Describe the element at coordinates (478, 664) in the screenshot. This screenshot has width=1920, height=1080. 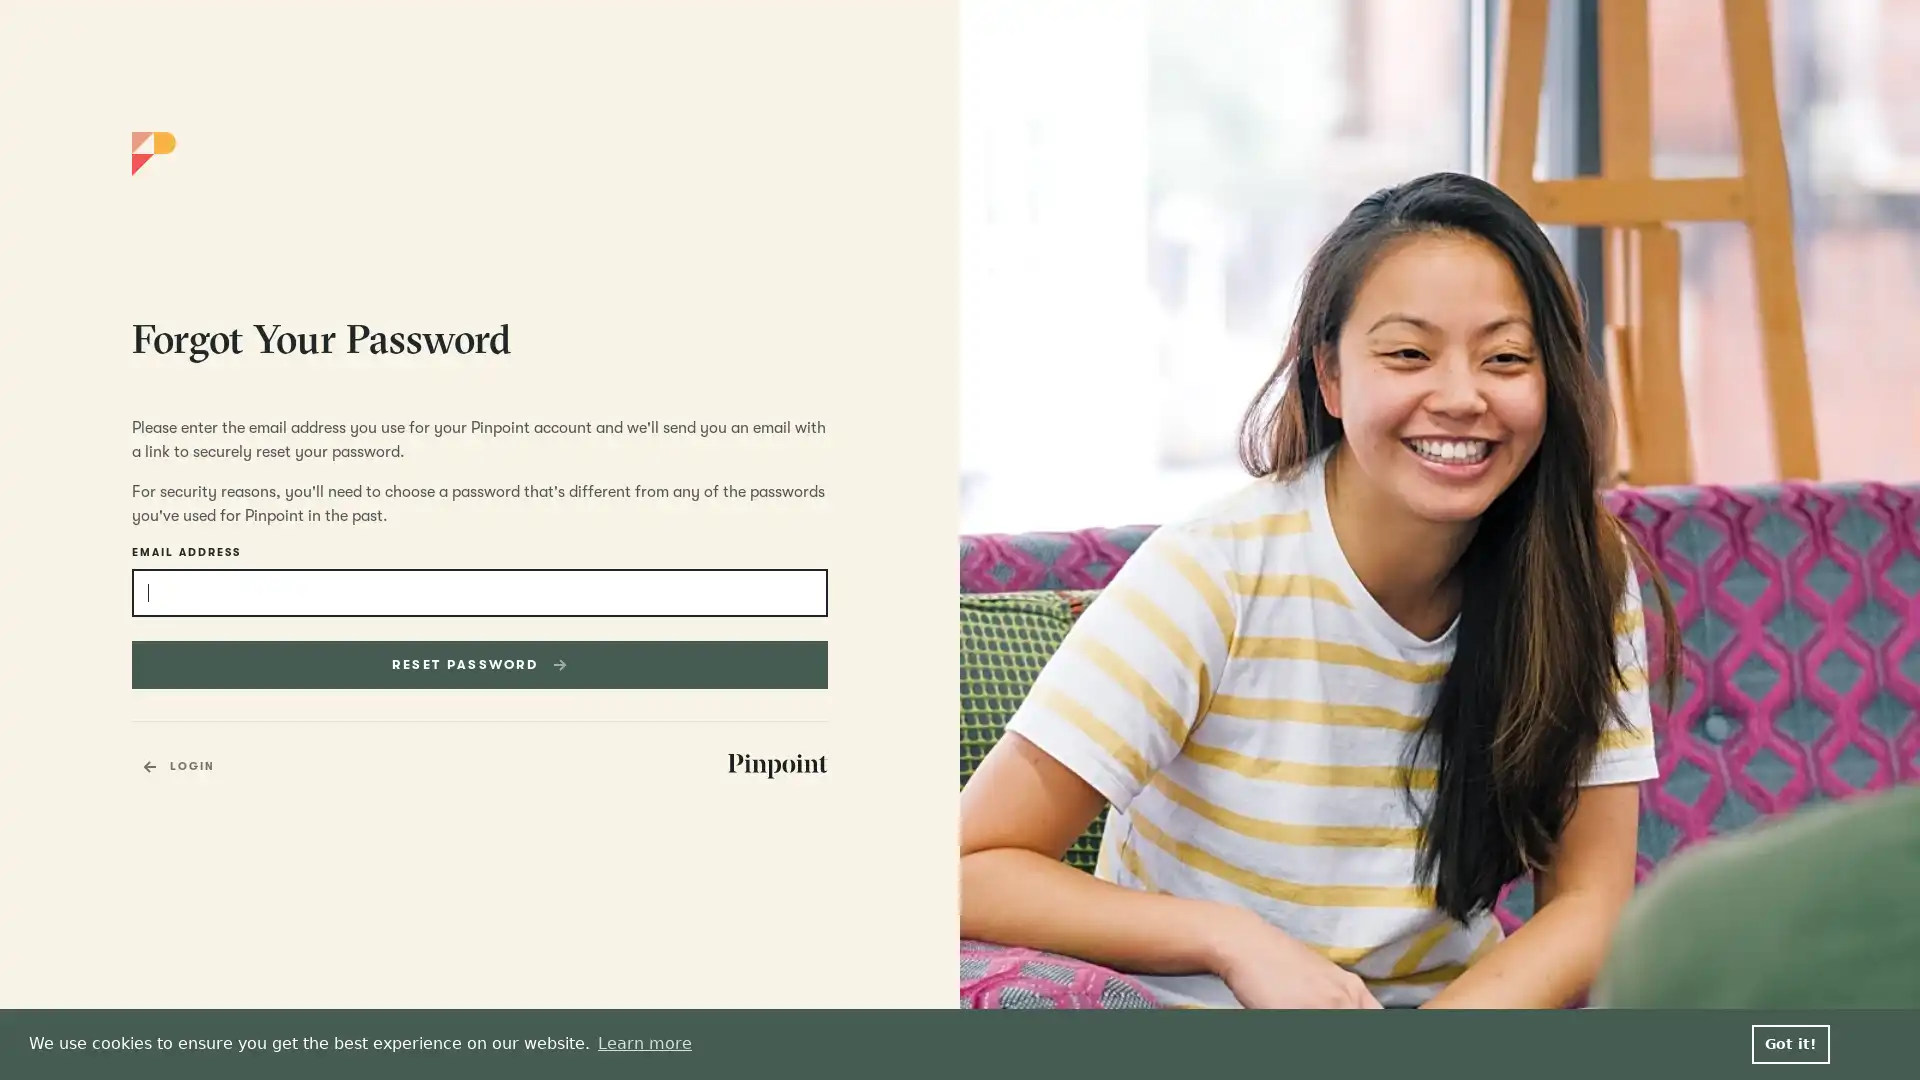
I see `RESET PASSWORD` at that location.